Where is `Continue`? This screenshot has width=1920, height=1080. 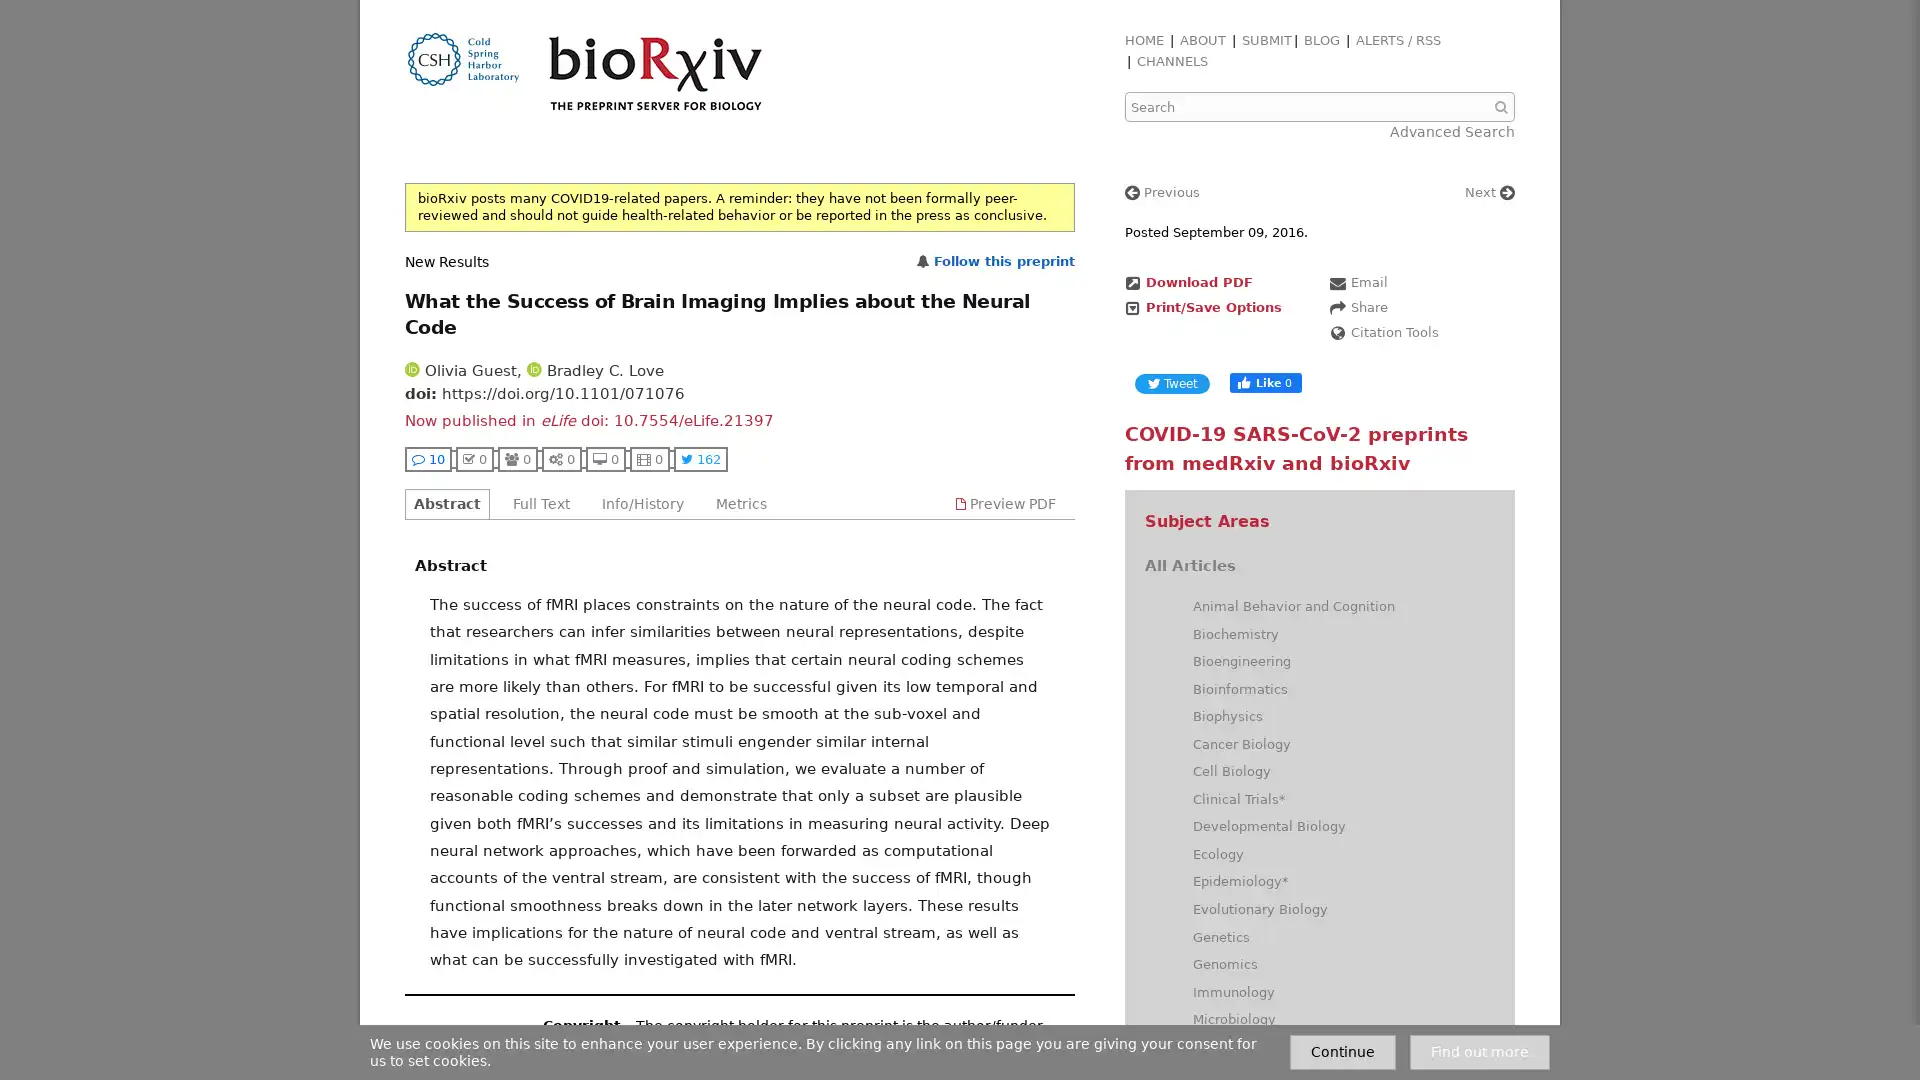
Continue is located at coordinates (1343, 1051).